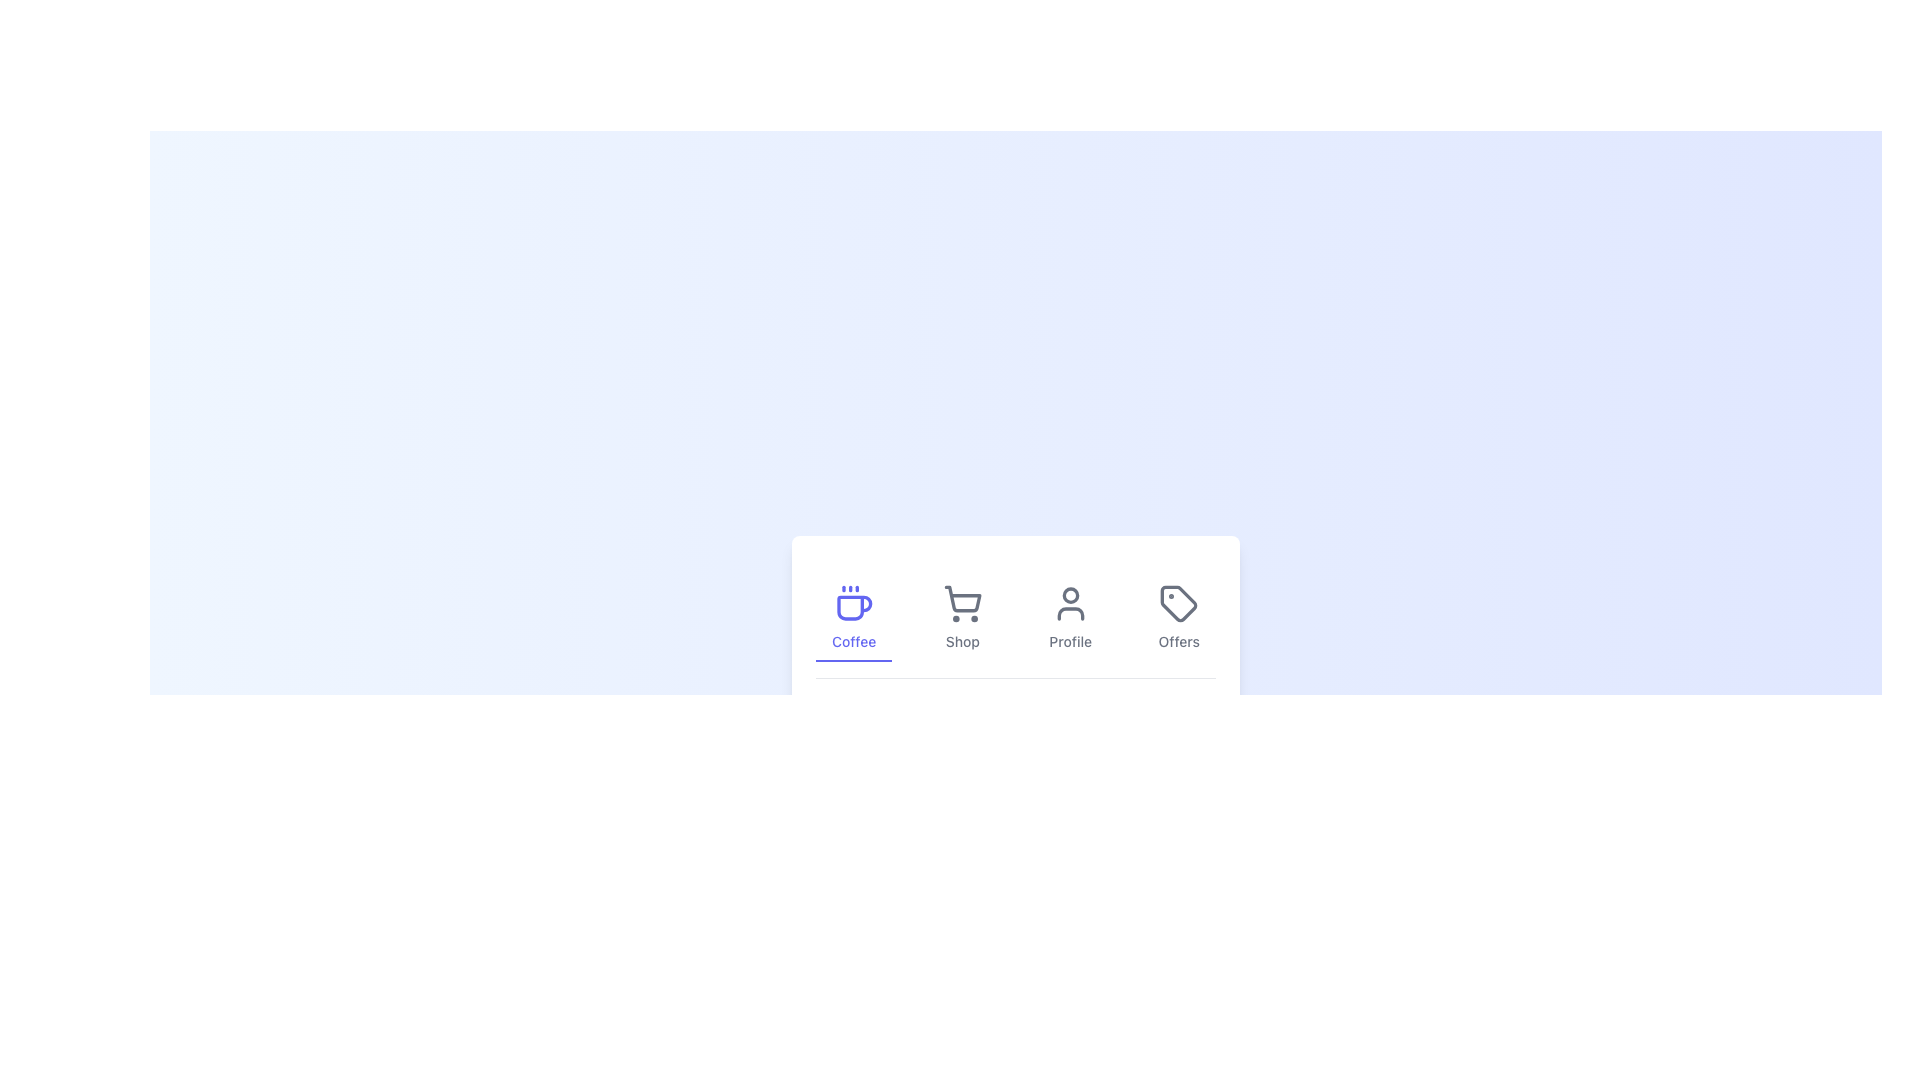  Describe the element at coordinates (1179, 617) in the screenshot. I see `the 'Offers' button which is the last element in the horizontal menu bar, featuring a tag-shaped icon above the text label. The button changes its style to light indigo upon hover` at that location.